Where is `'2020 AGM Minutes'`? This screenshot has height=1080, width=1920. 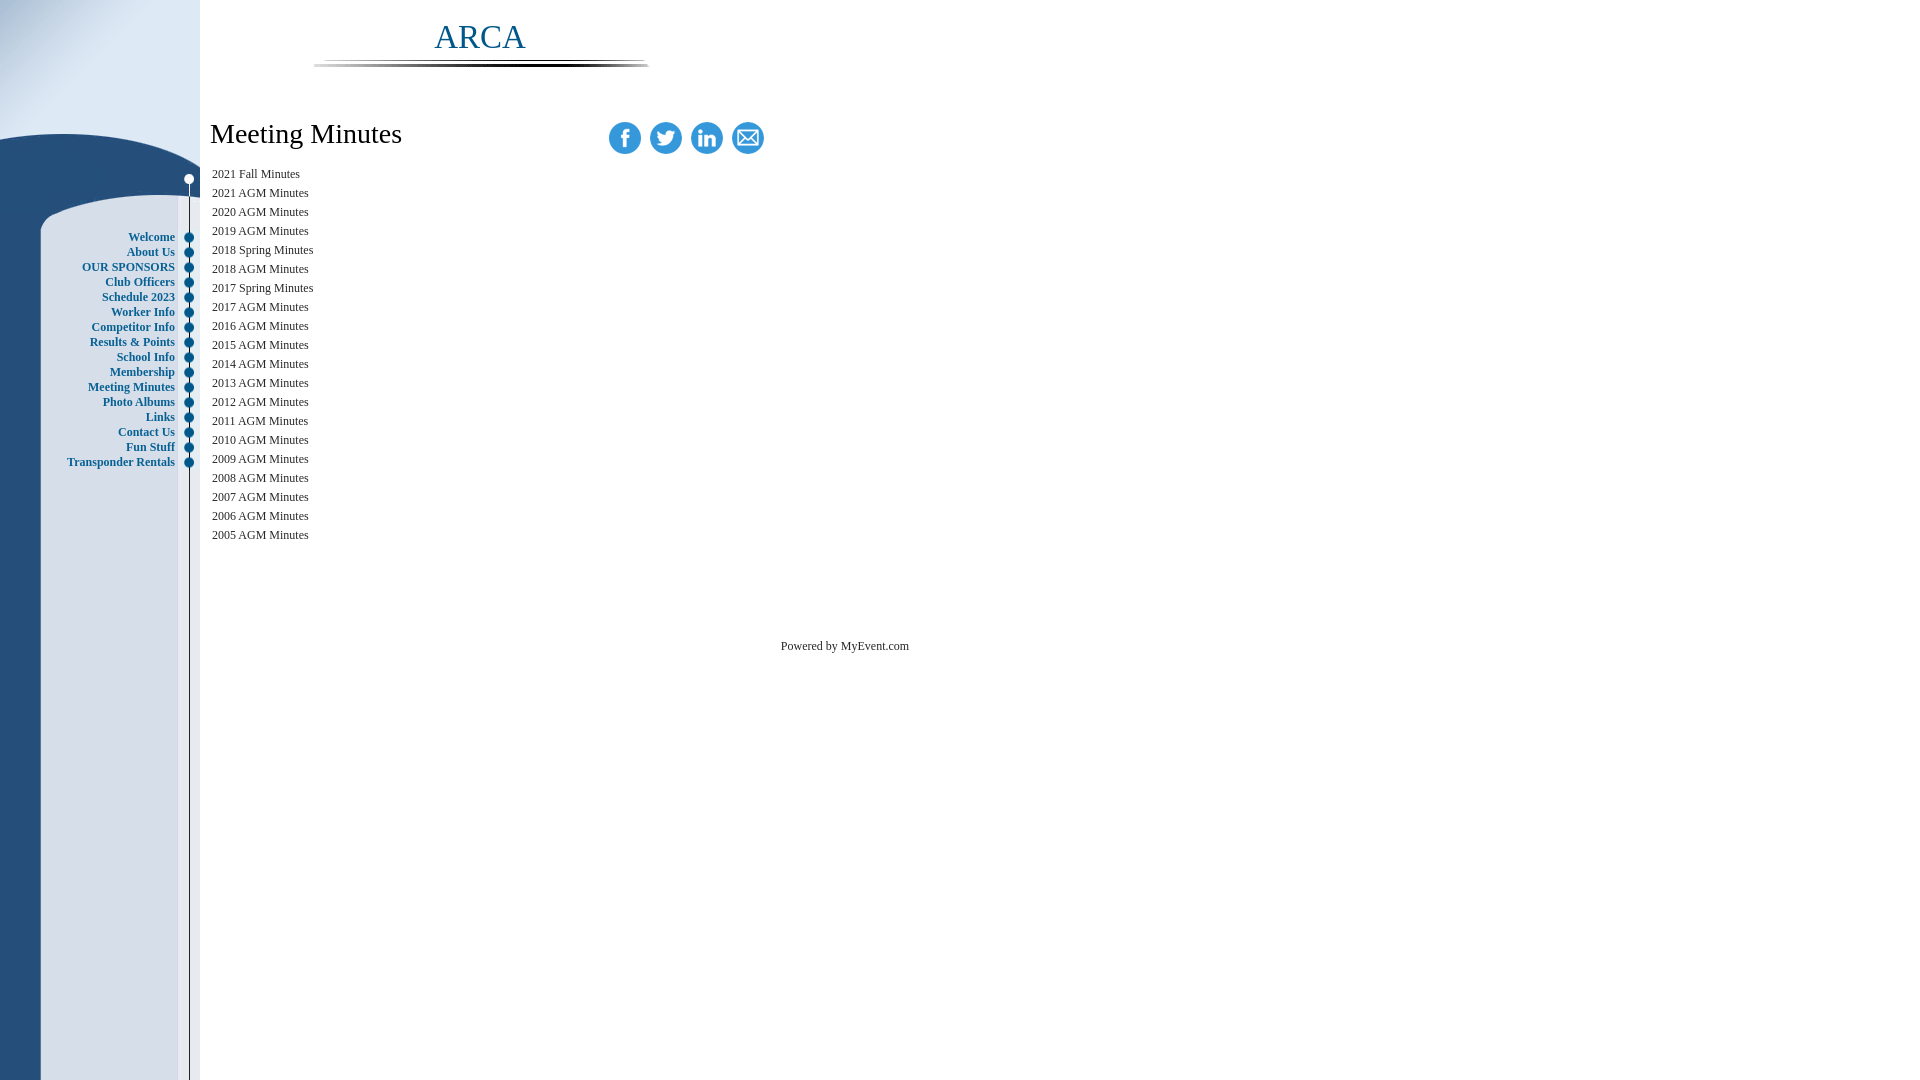
'2020 AGM Minutes' is located at coordinates (211, 212).